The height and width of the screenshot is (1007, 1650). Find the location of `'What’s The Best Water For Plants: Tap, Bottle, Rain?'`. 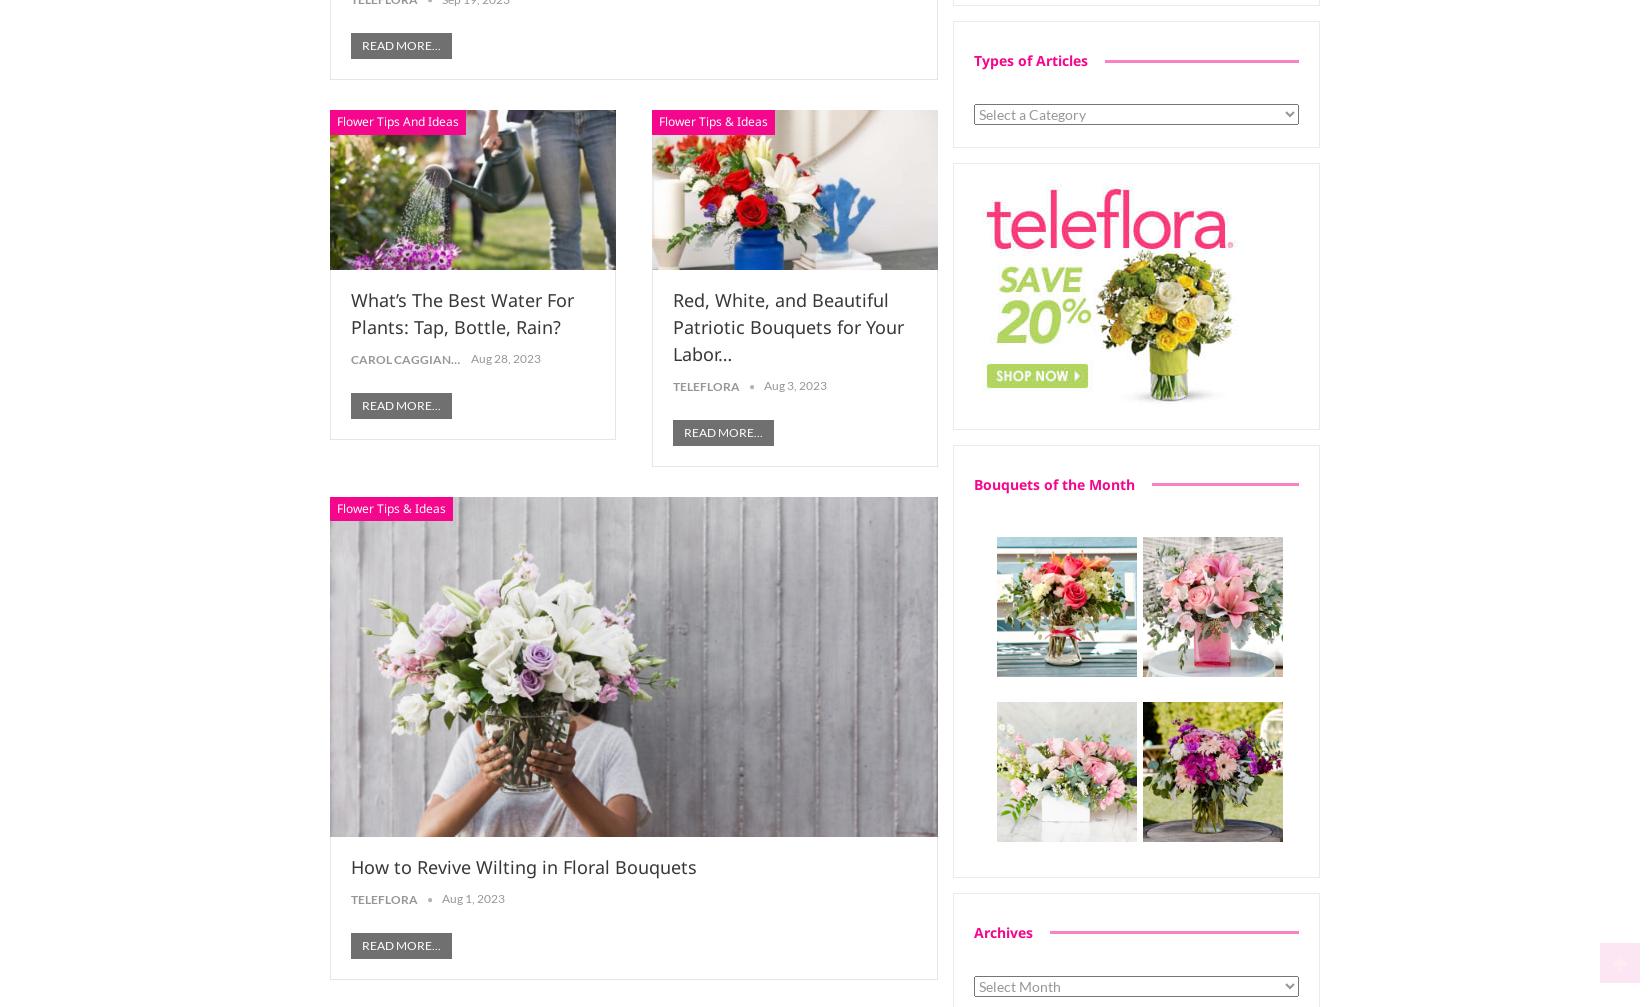

'What’s The Best Water For Plants: Tap, Bottle, Rain?' is located at coordinates (461, 313).